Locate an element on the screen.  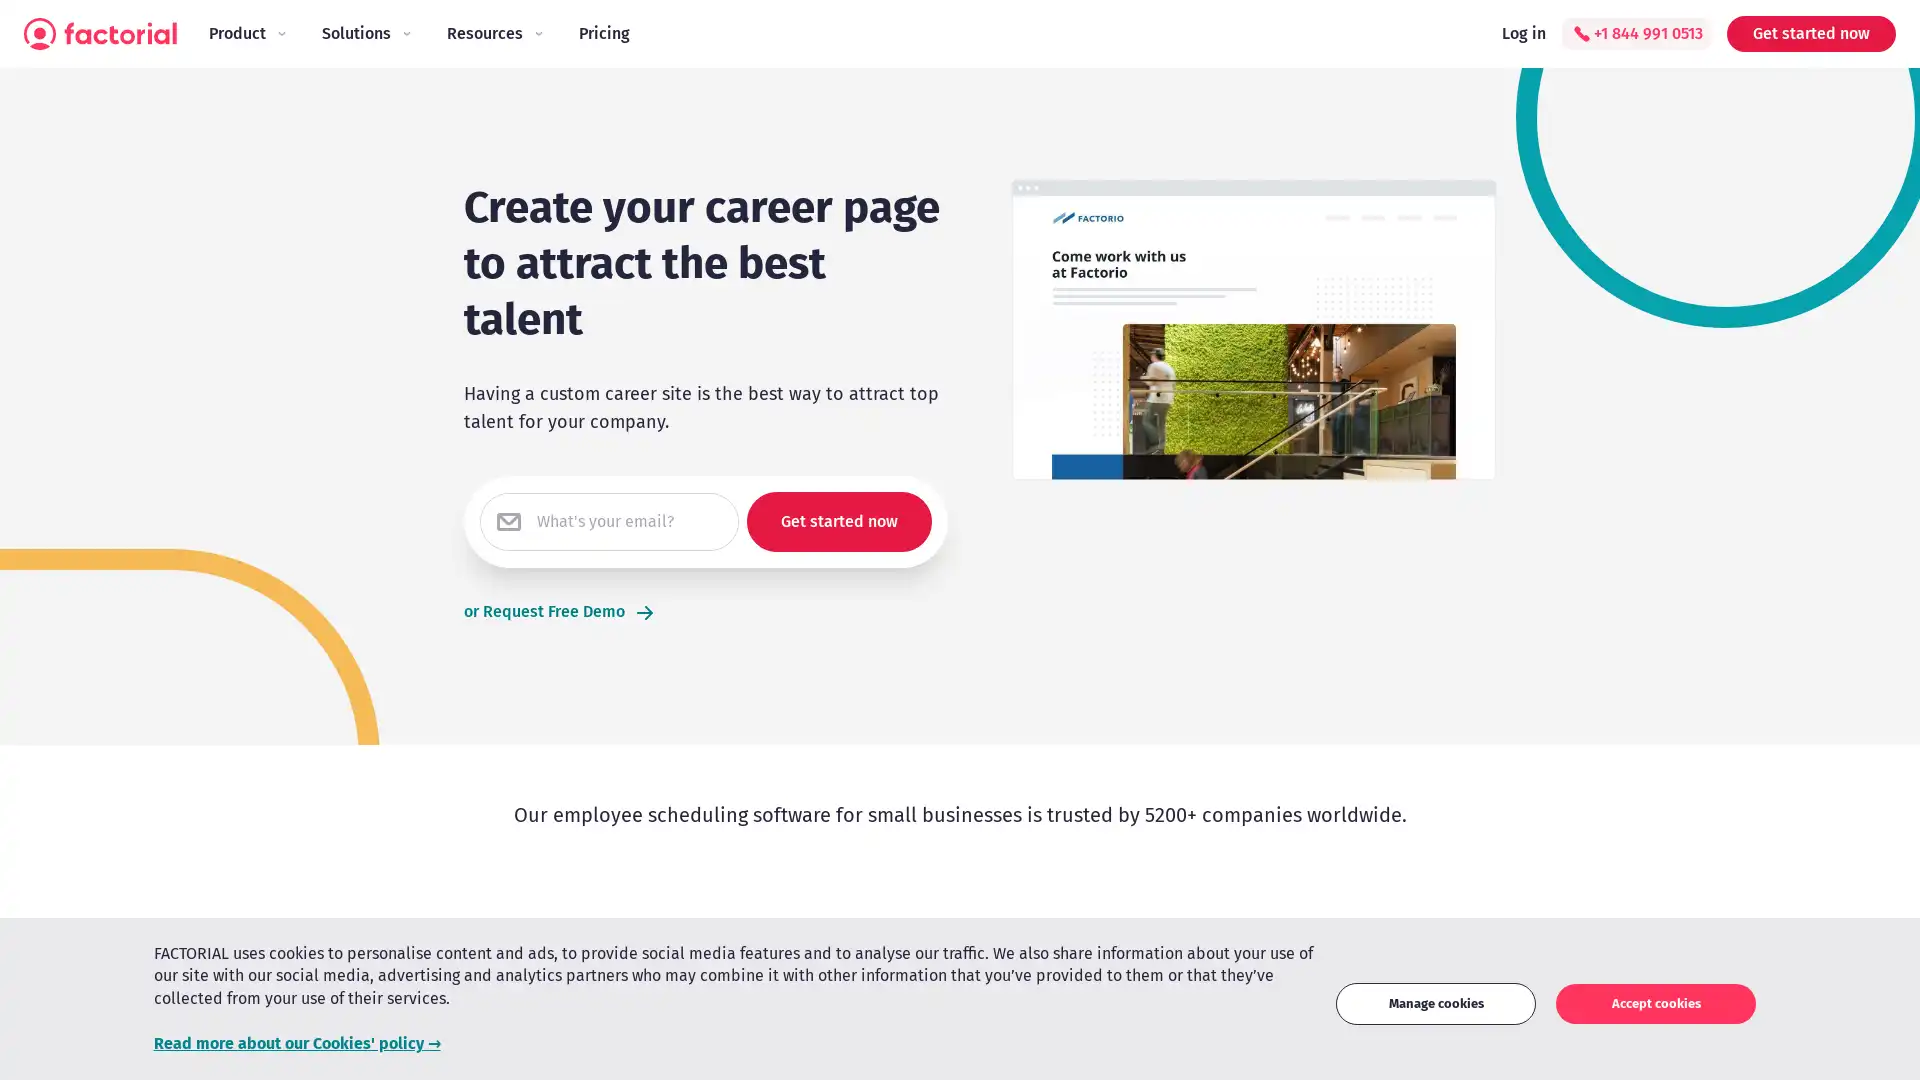
Accept cookies is located at coordinates (1656, 1003).